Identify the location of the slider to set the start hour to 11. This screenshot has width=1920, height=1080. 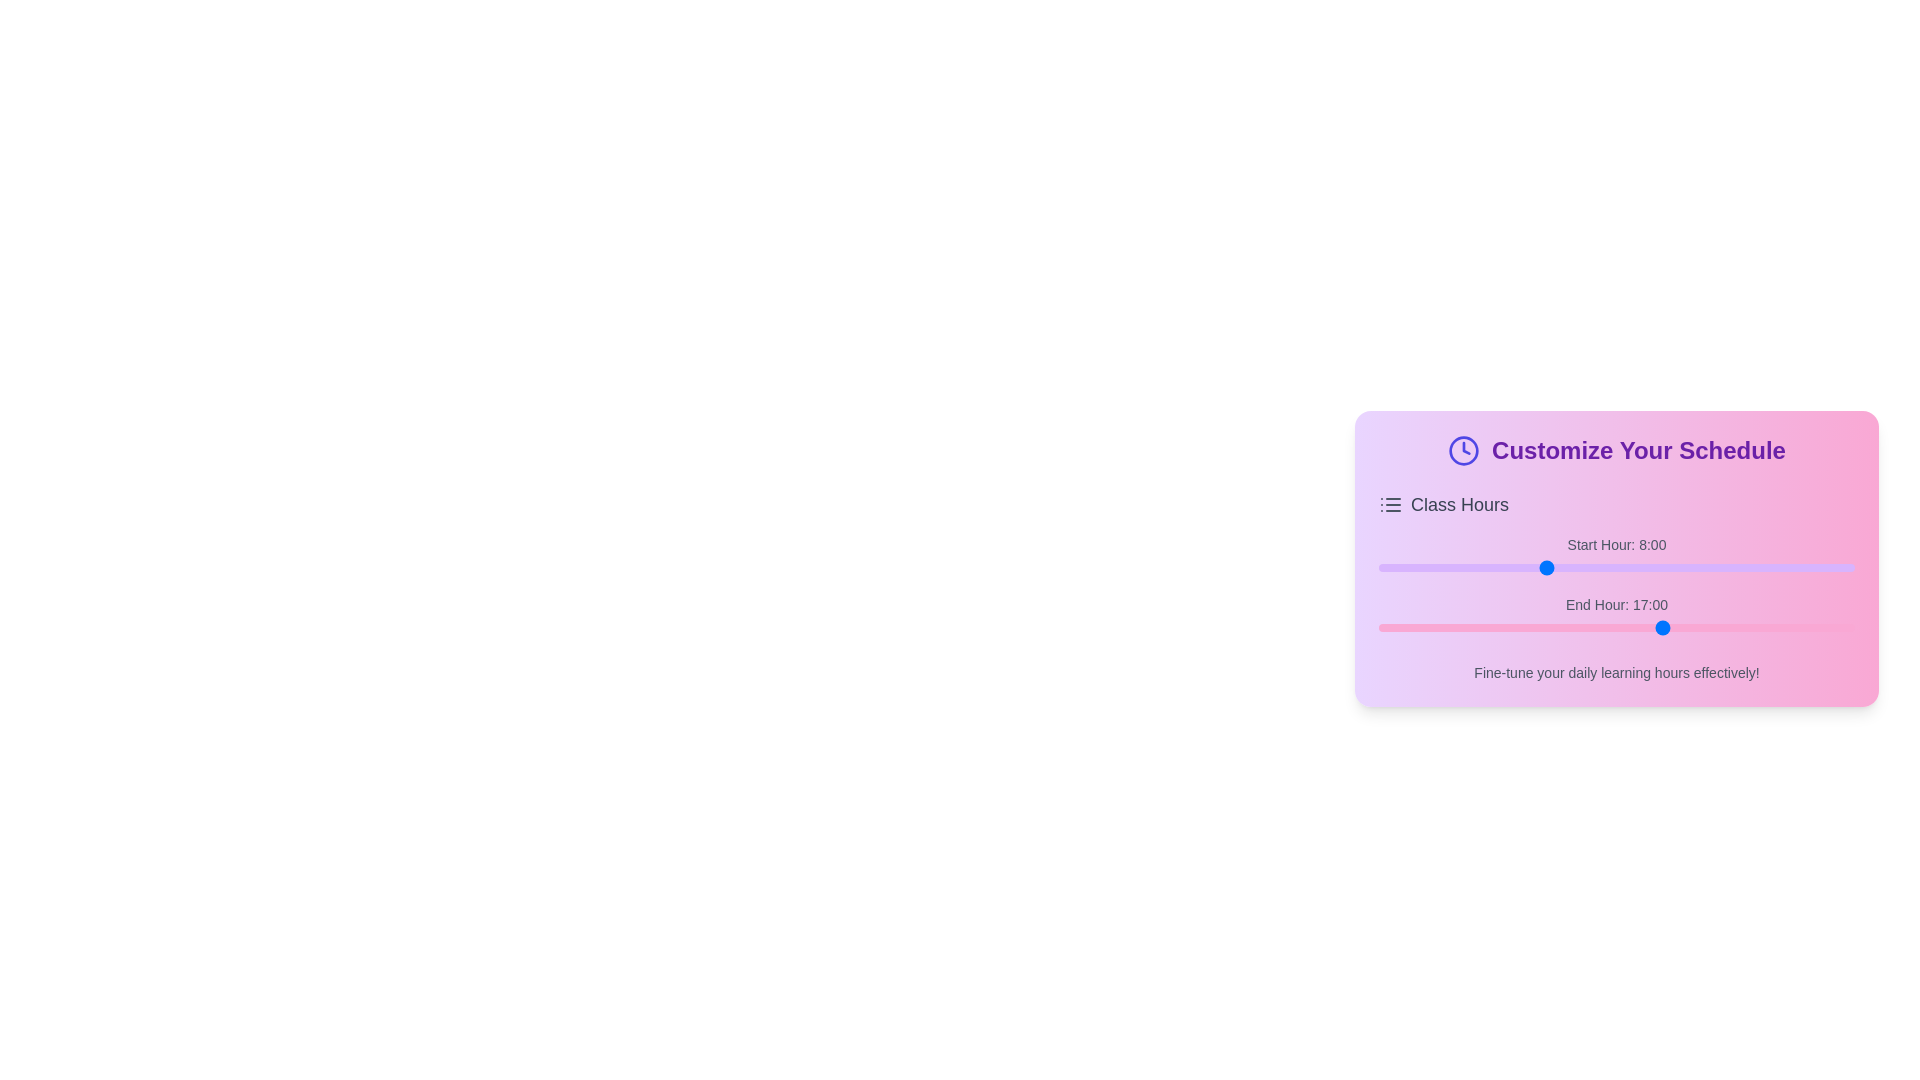
(1606, 567).